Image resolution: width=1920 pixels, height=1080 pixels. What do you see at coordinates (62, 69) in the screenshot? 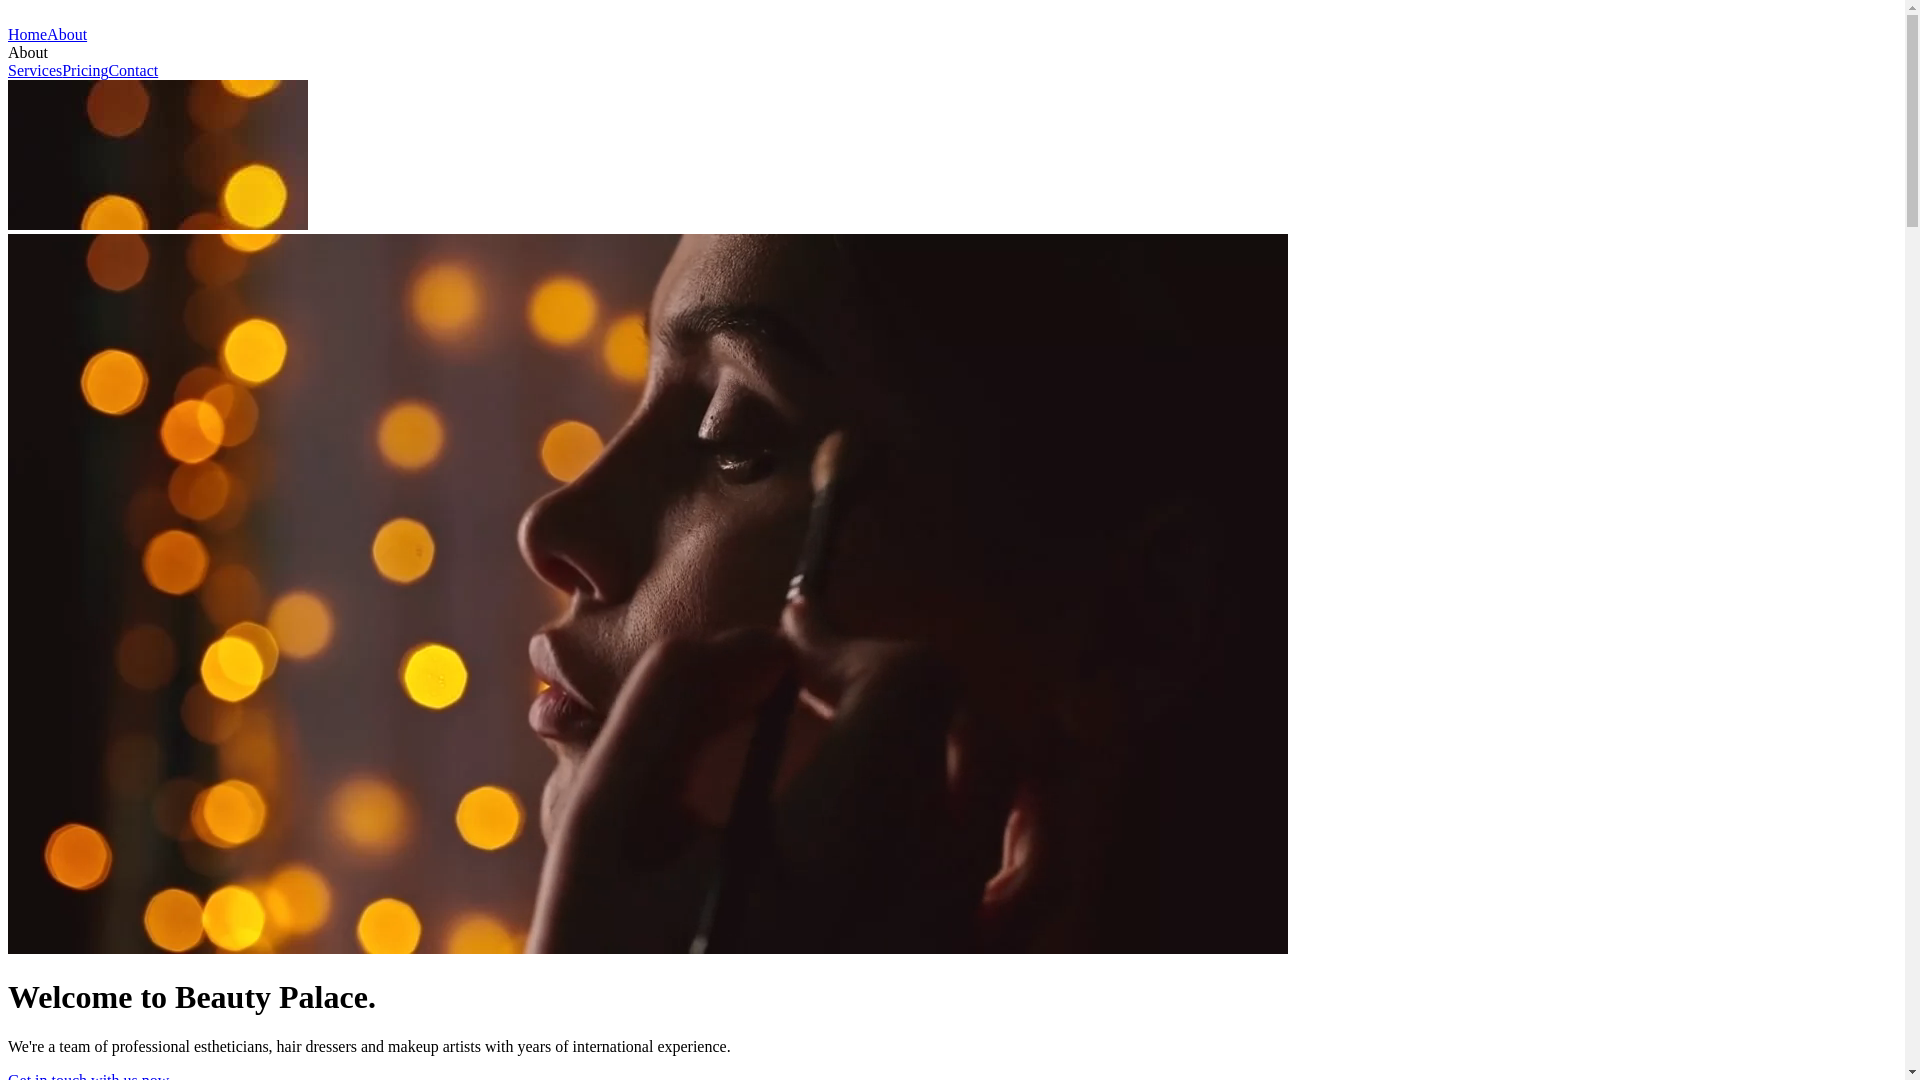
I see `'Pricing'` at bounding box center [62, 69].